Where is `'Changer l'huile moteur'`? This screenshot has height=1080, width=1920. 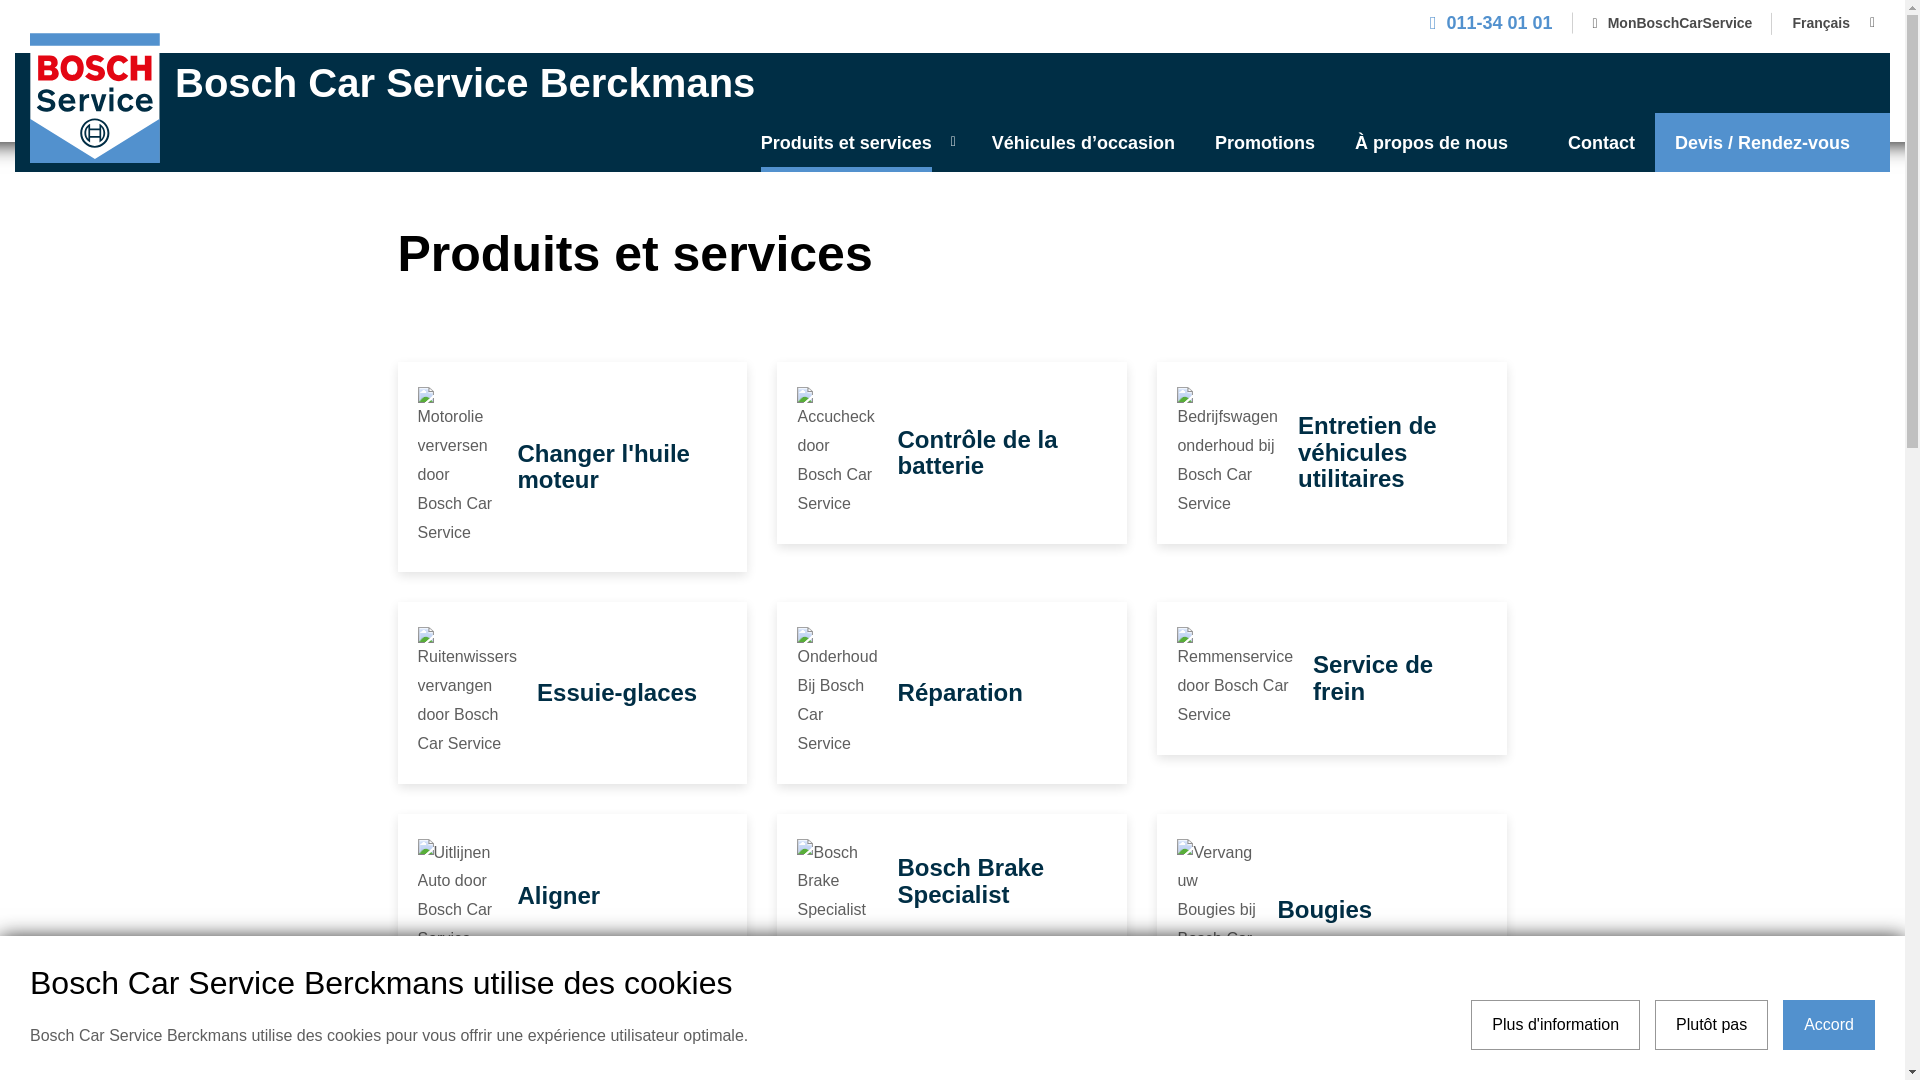
'Changer l'huile moteur' is located at coordinates (518, 466).